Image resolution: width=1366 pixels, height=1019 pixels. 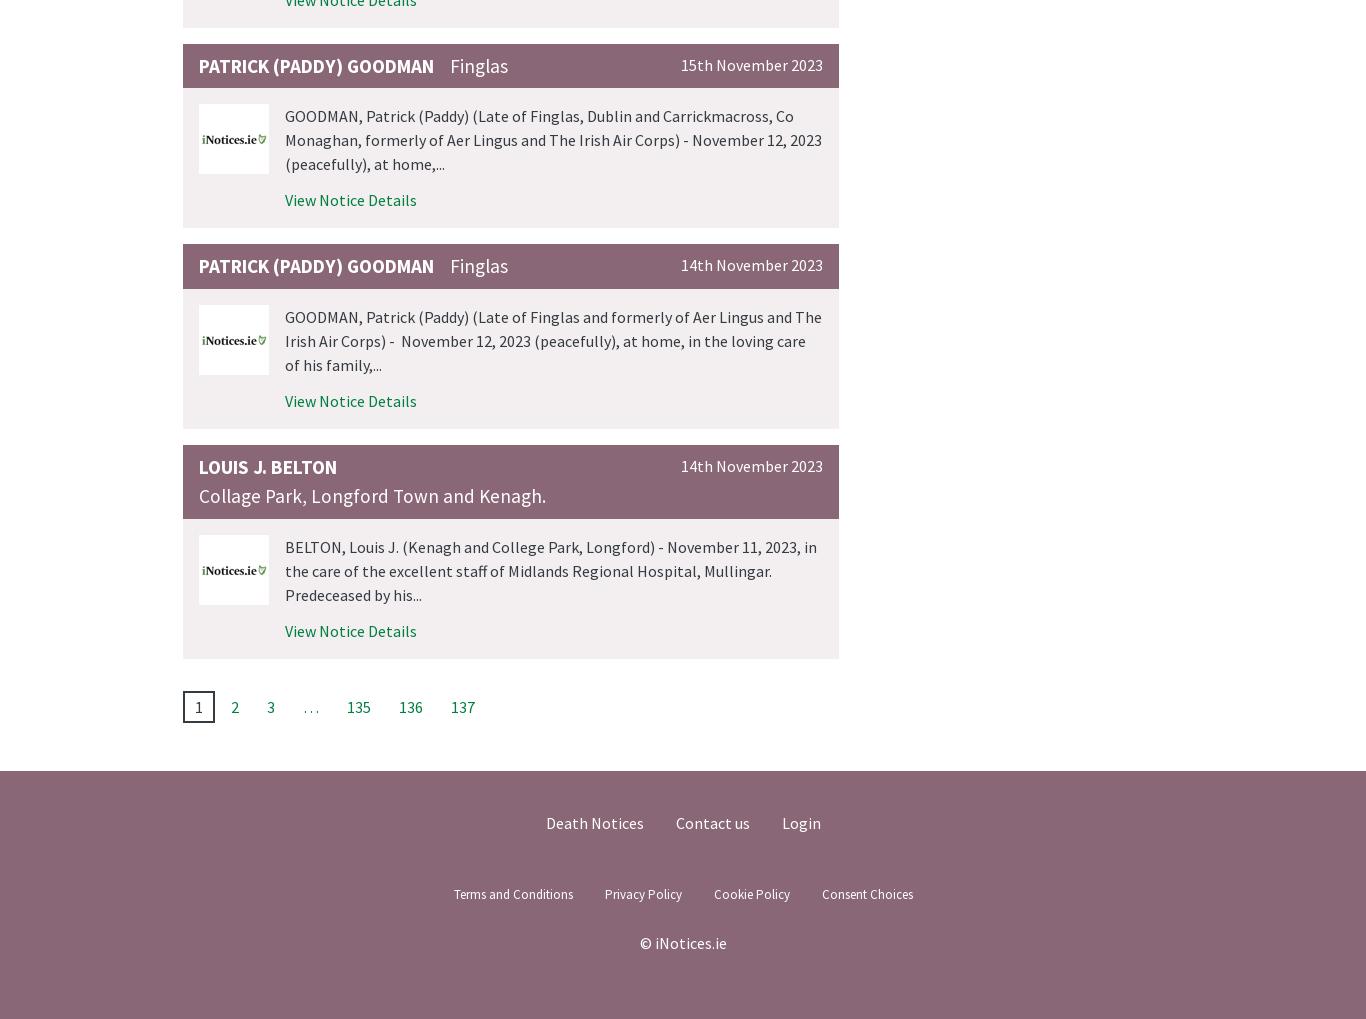 I want to click on 'Cookie Policy', so click(x=751, y=893).